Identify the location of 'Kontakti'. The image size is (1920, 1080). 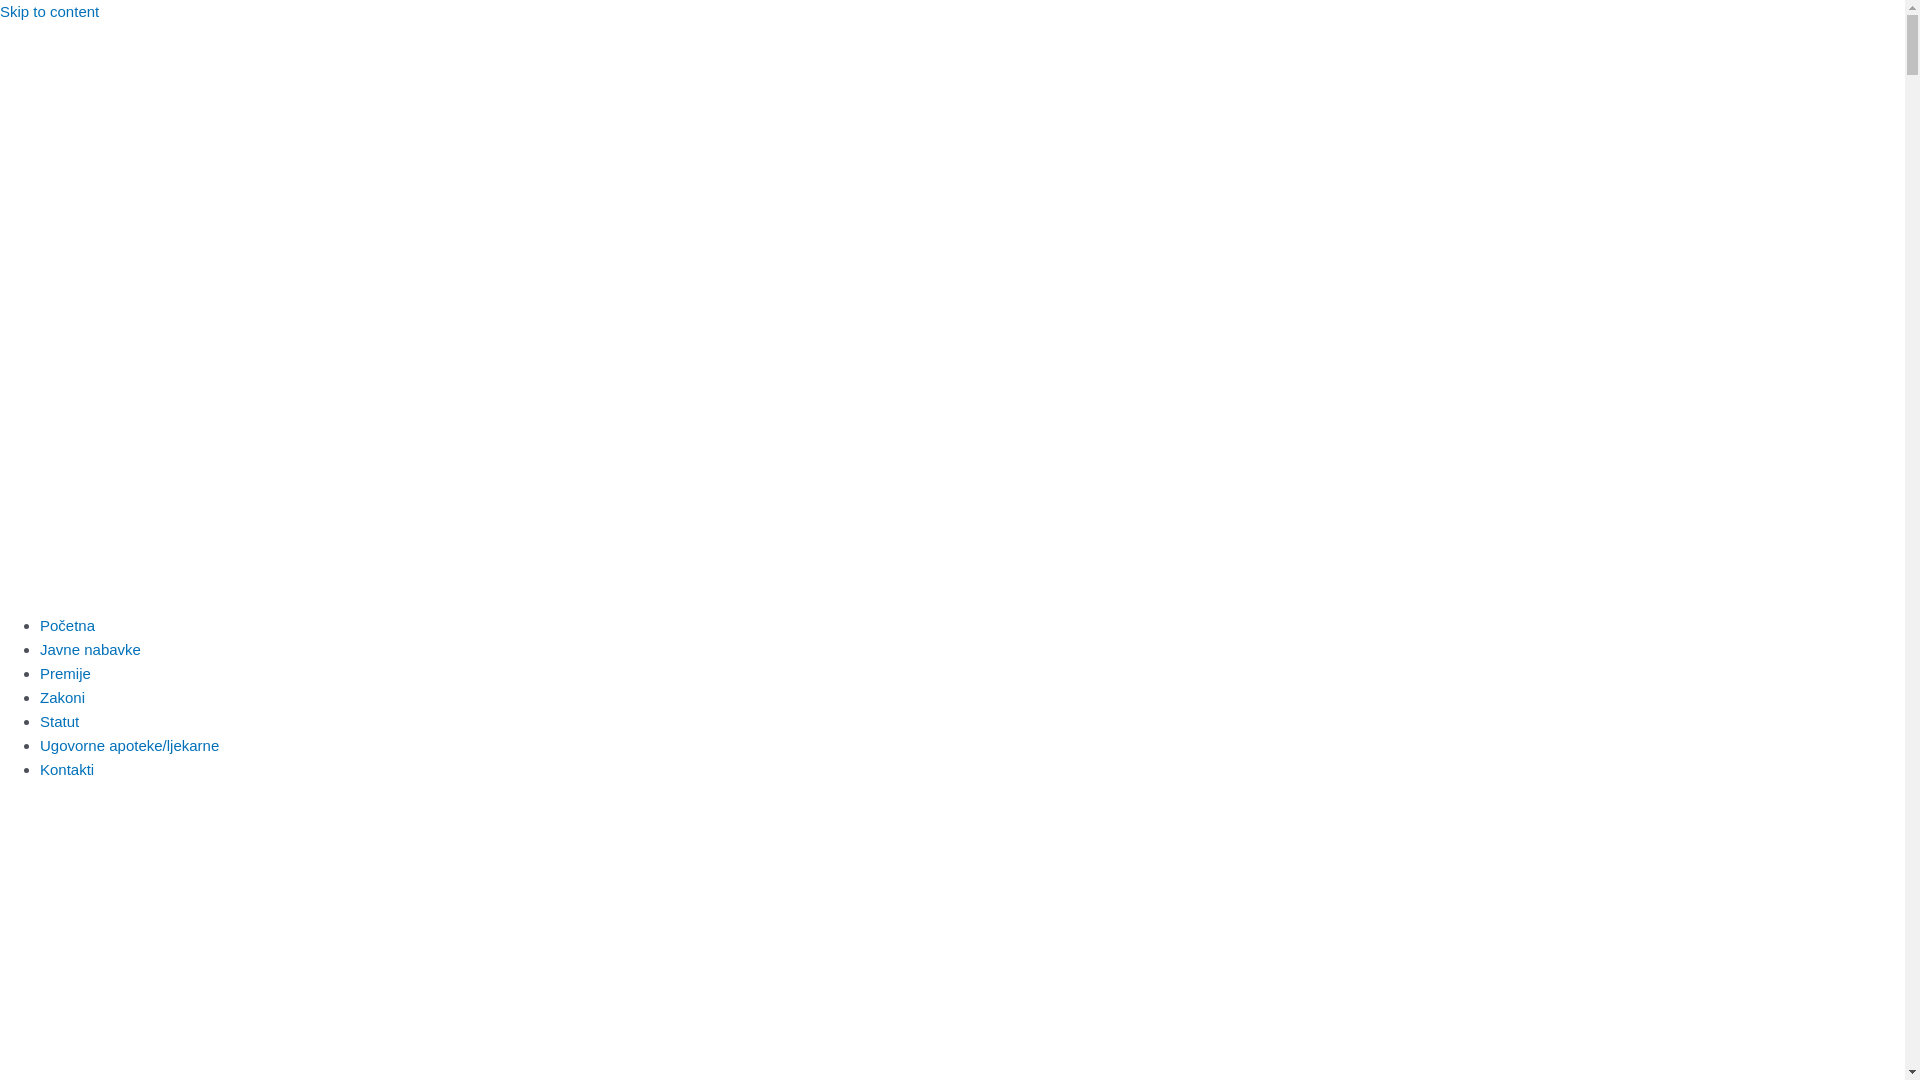
(67, 768).